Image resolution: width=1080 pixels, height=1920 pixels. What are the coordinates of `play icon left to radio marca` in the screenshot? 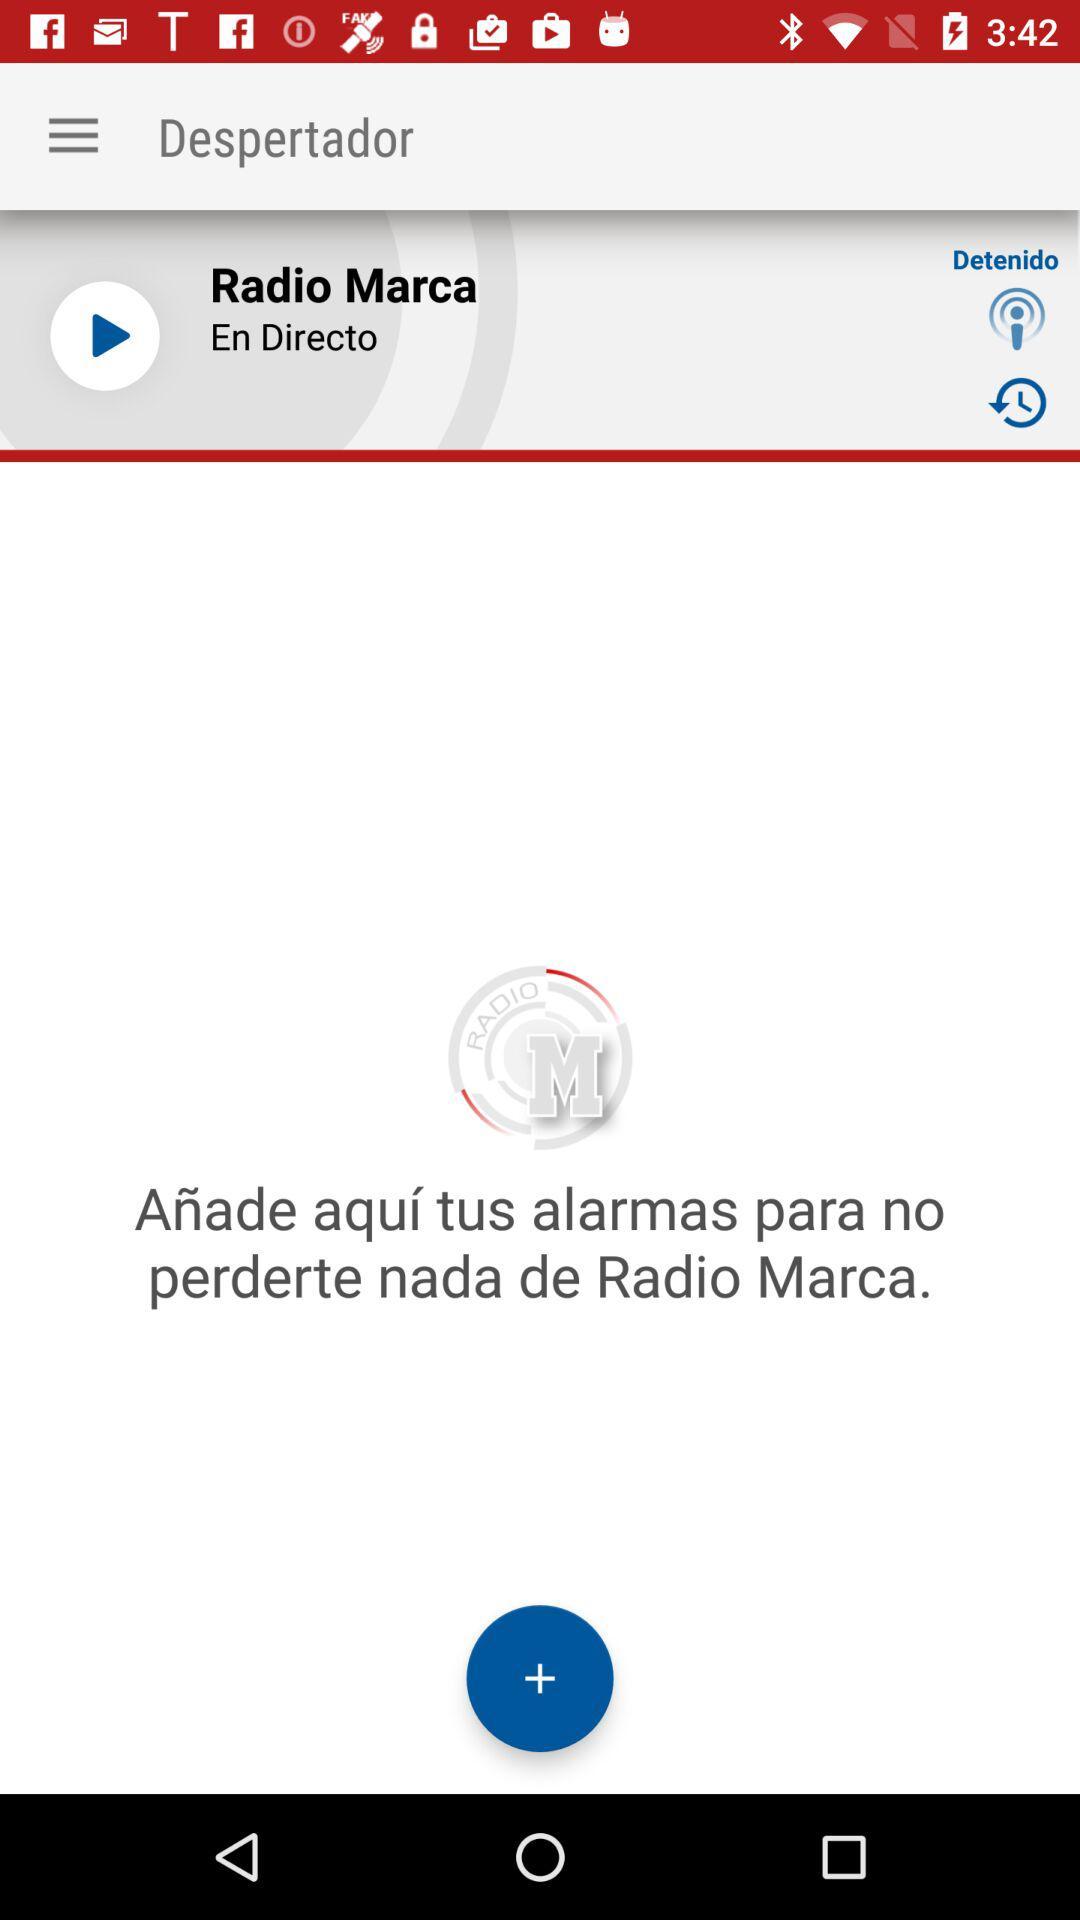 It's located at (104, 336).